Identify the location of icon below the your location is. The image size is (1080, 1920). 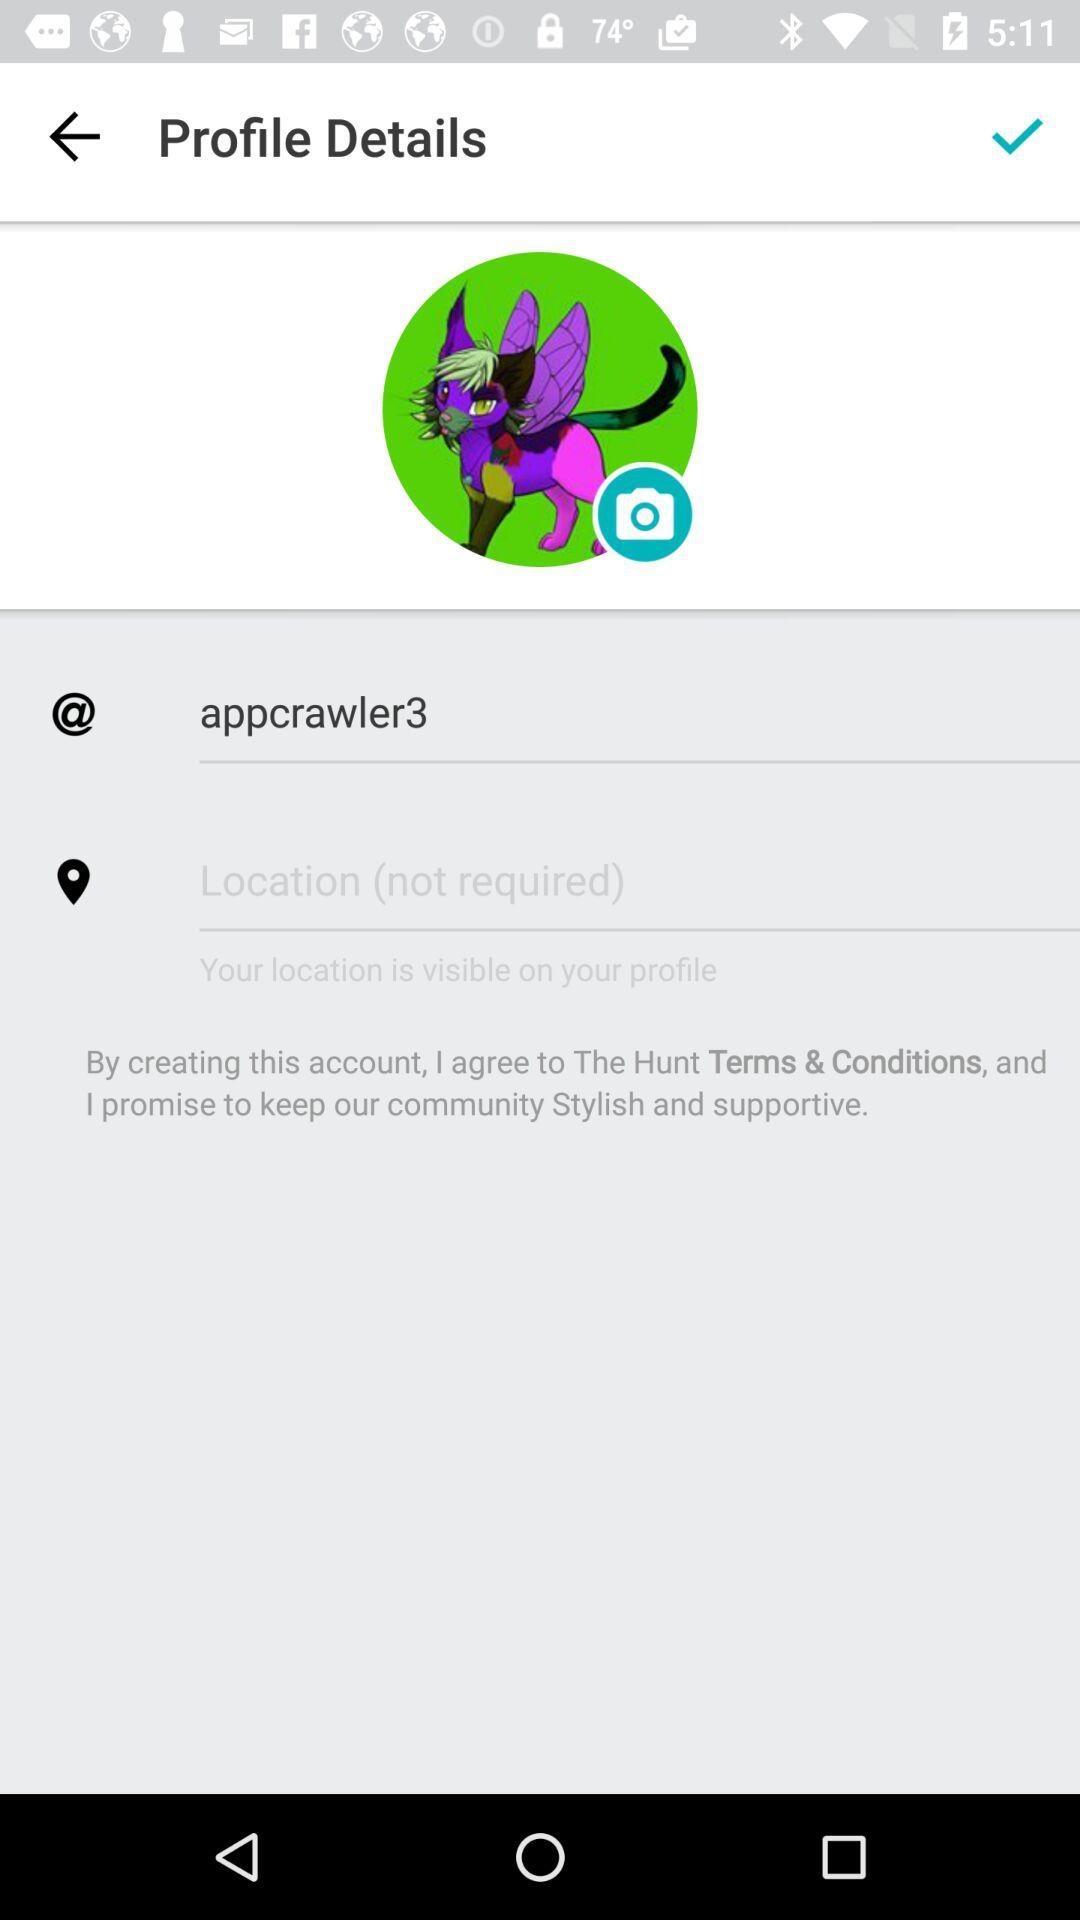
(568, 1080).